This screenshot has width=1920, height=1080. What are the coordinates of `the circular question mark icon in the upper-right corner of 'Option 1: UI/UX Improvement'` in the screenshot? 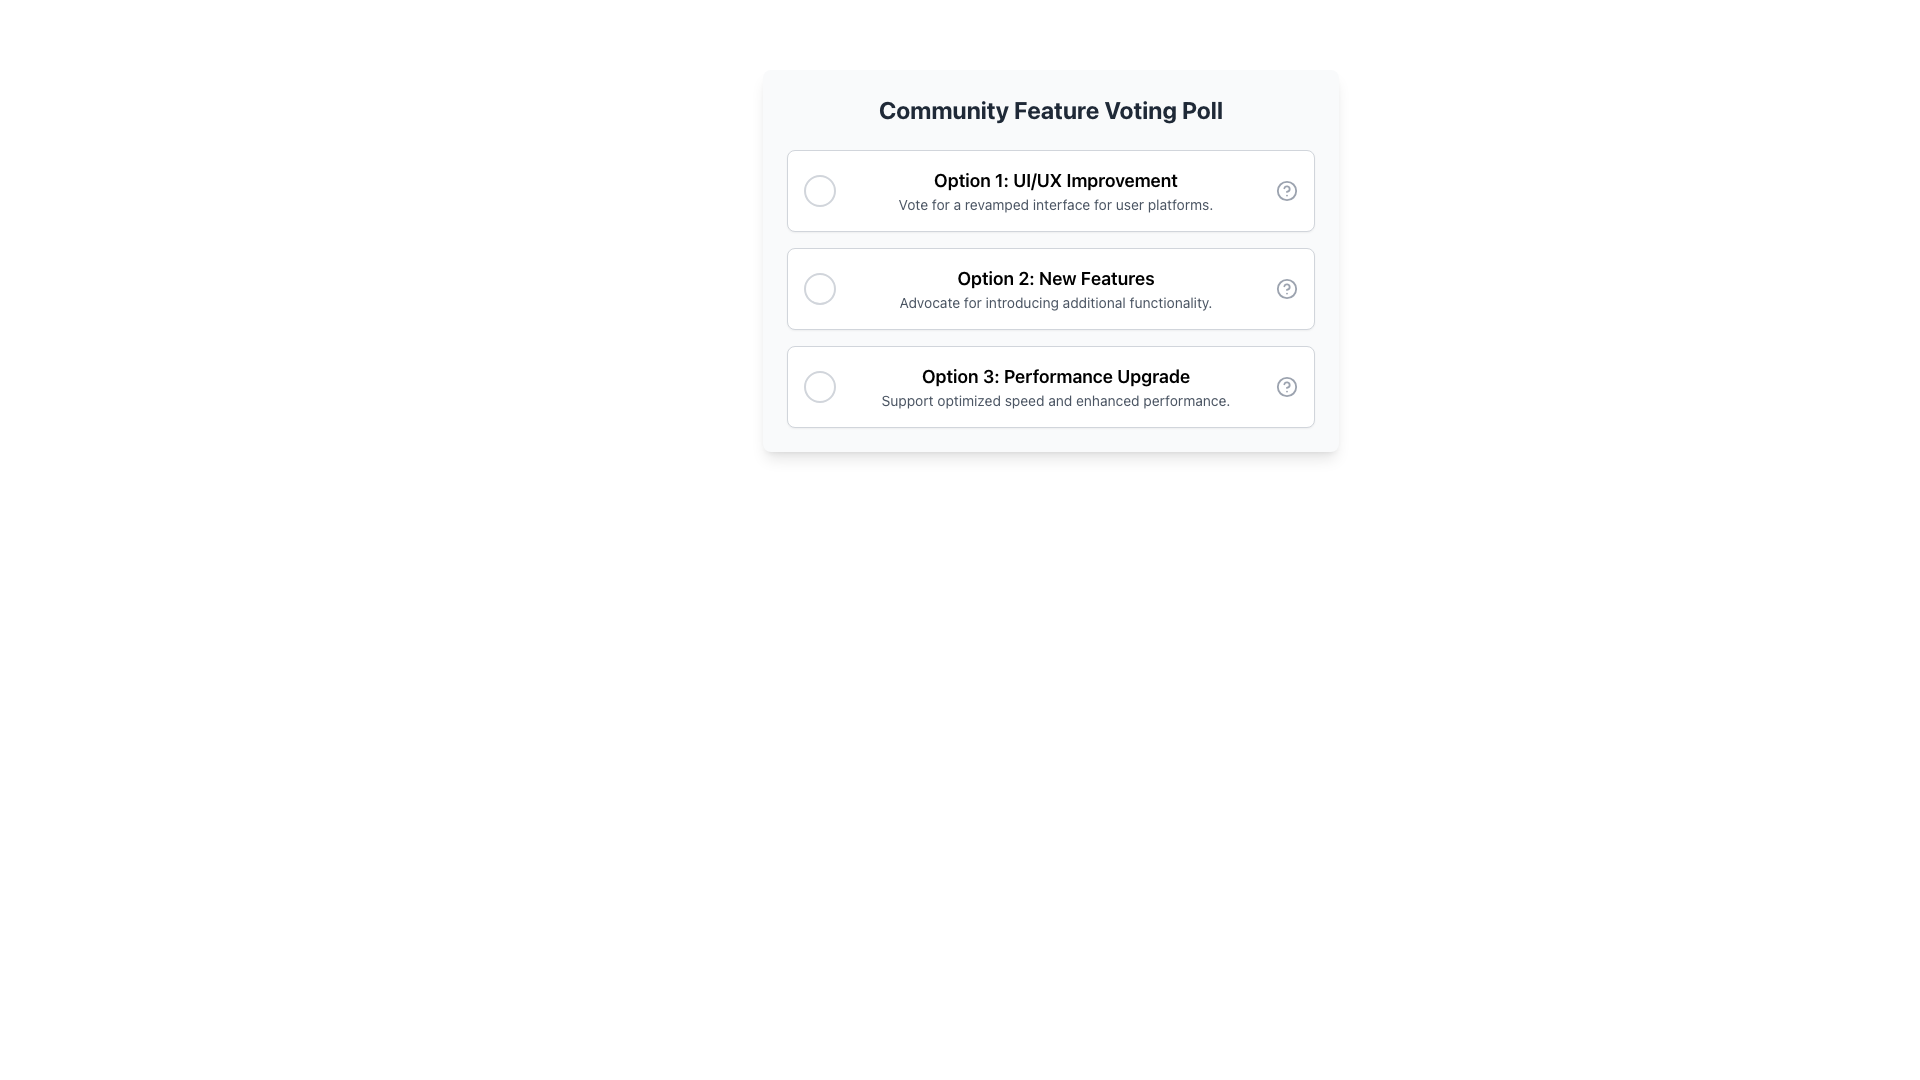 It's located at (1286, 191).